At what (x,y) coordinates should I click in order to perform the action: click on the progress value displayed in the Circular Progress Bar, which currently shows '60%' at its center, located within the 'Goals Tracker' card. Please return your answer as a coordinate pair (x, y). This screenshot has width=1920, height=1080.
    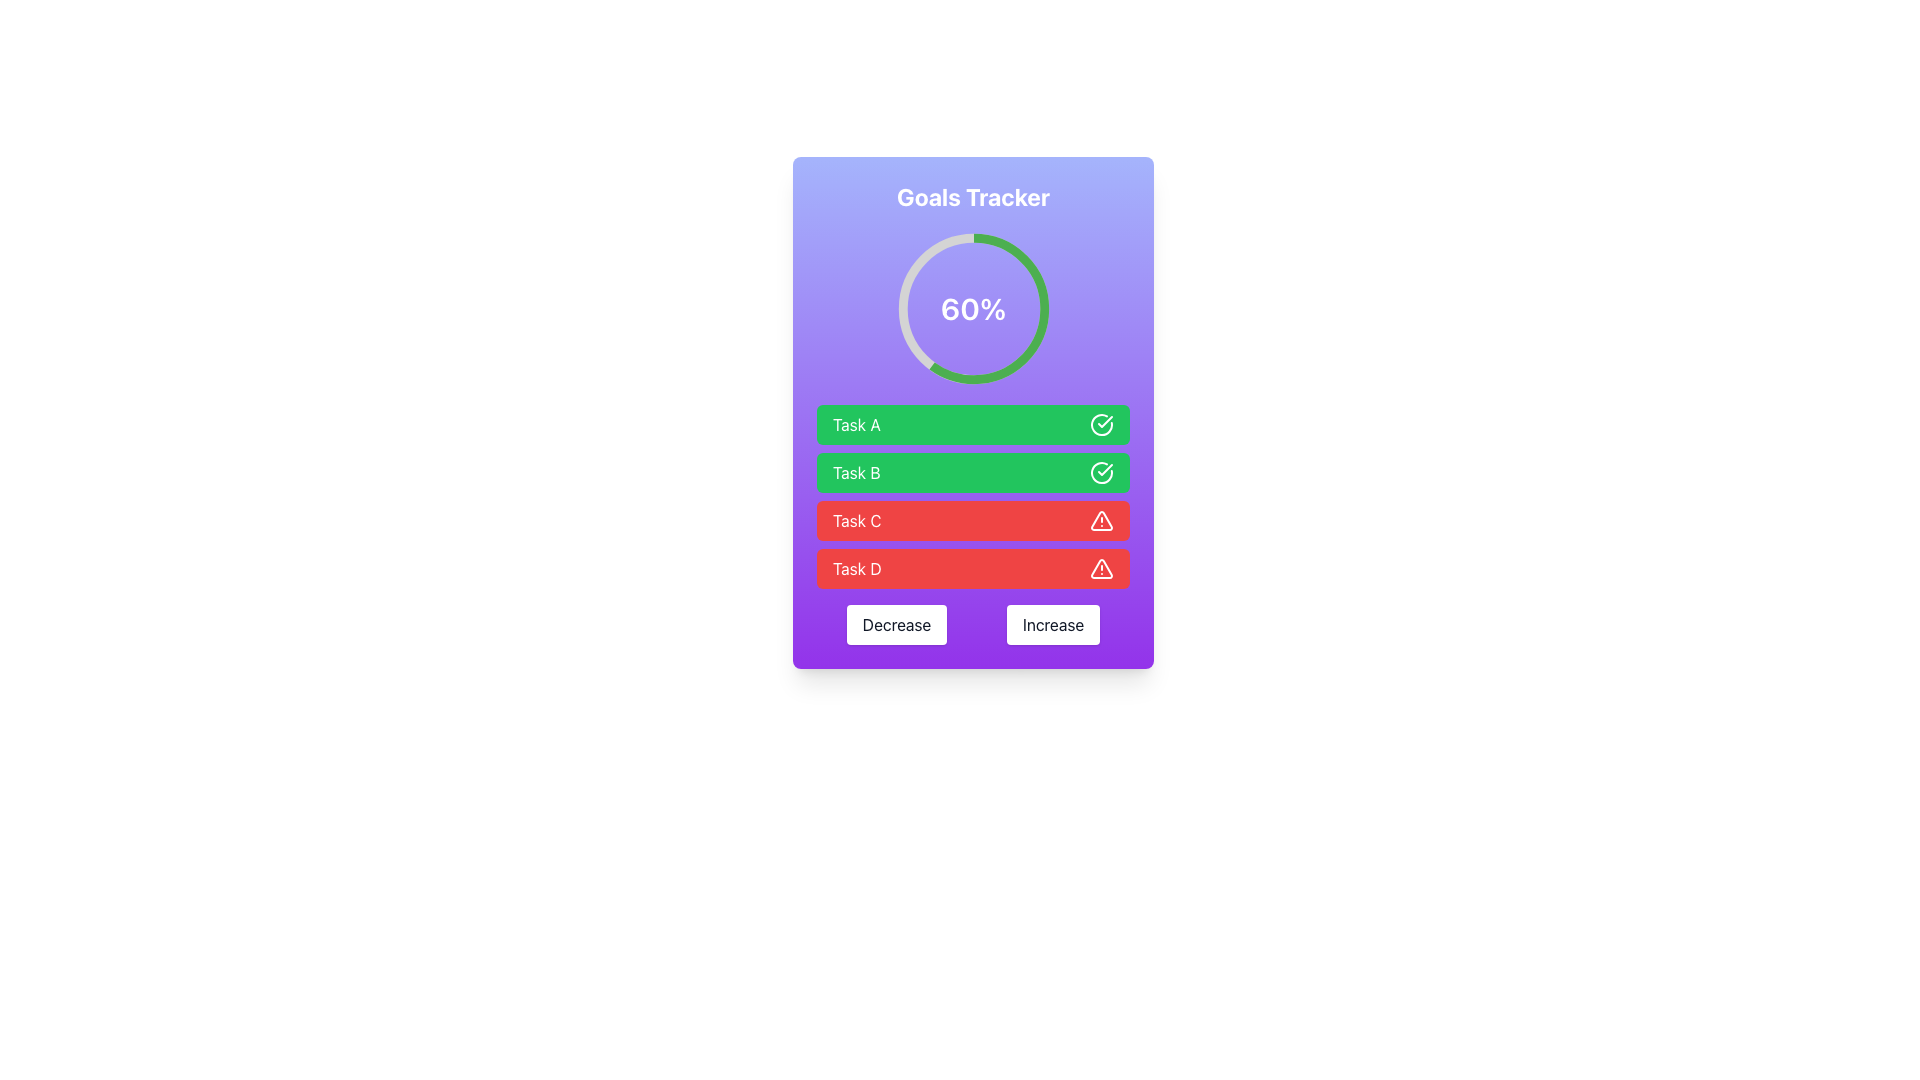
    Looking at the image, I should click on (973, 308).